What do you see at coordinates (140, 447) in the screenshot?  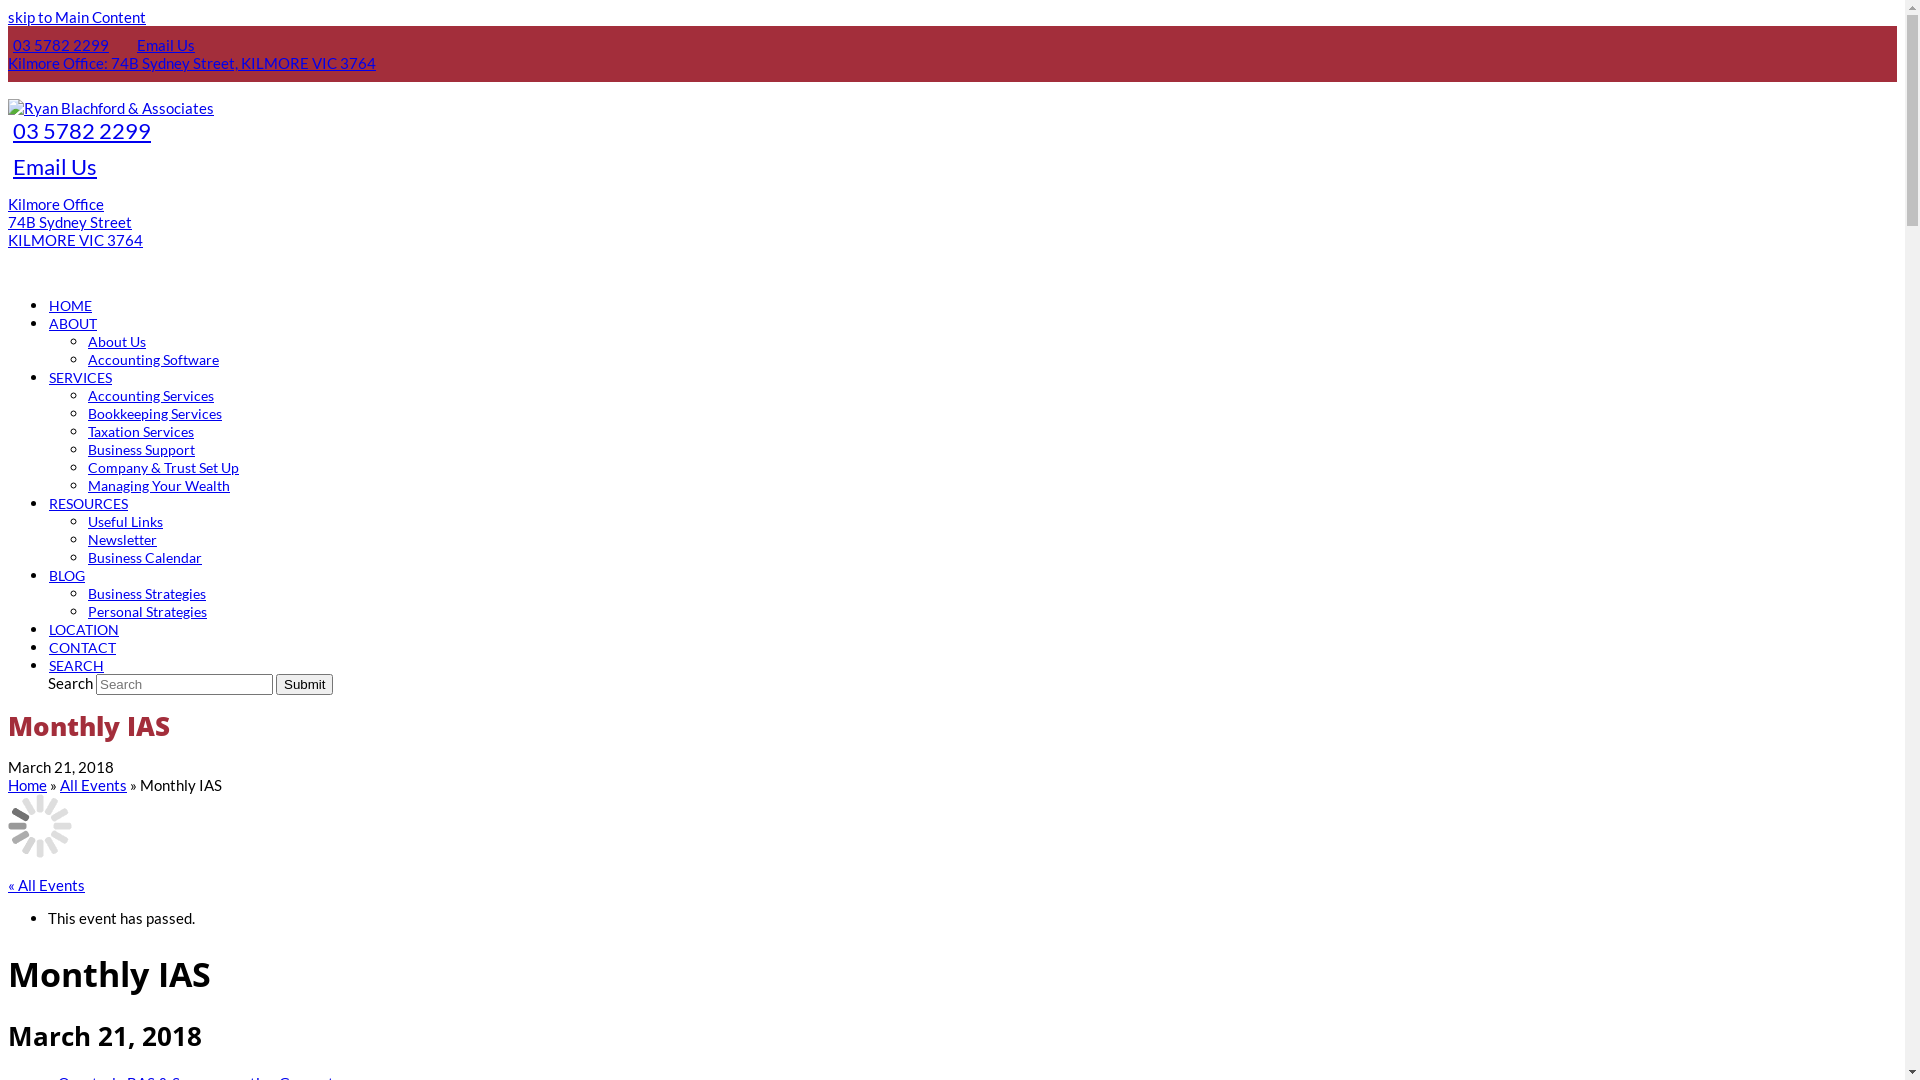 I see `'Business Support'` at bounding box center [140, 447].